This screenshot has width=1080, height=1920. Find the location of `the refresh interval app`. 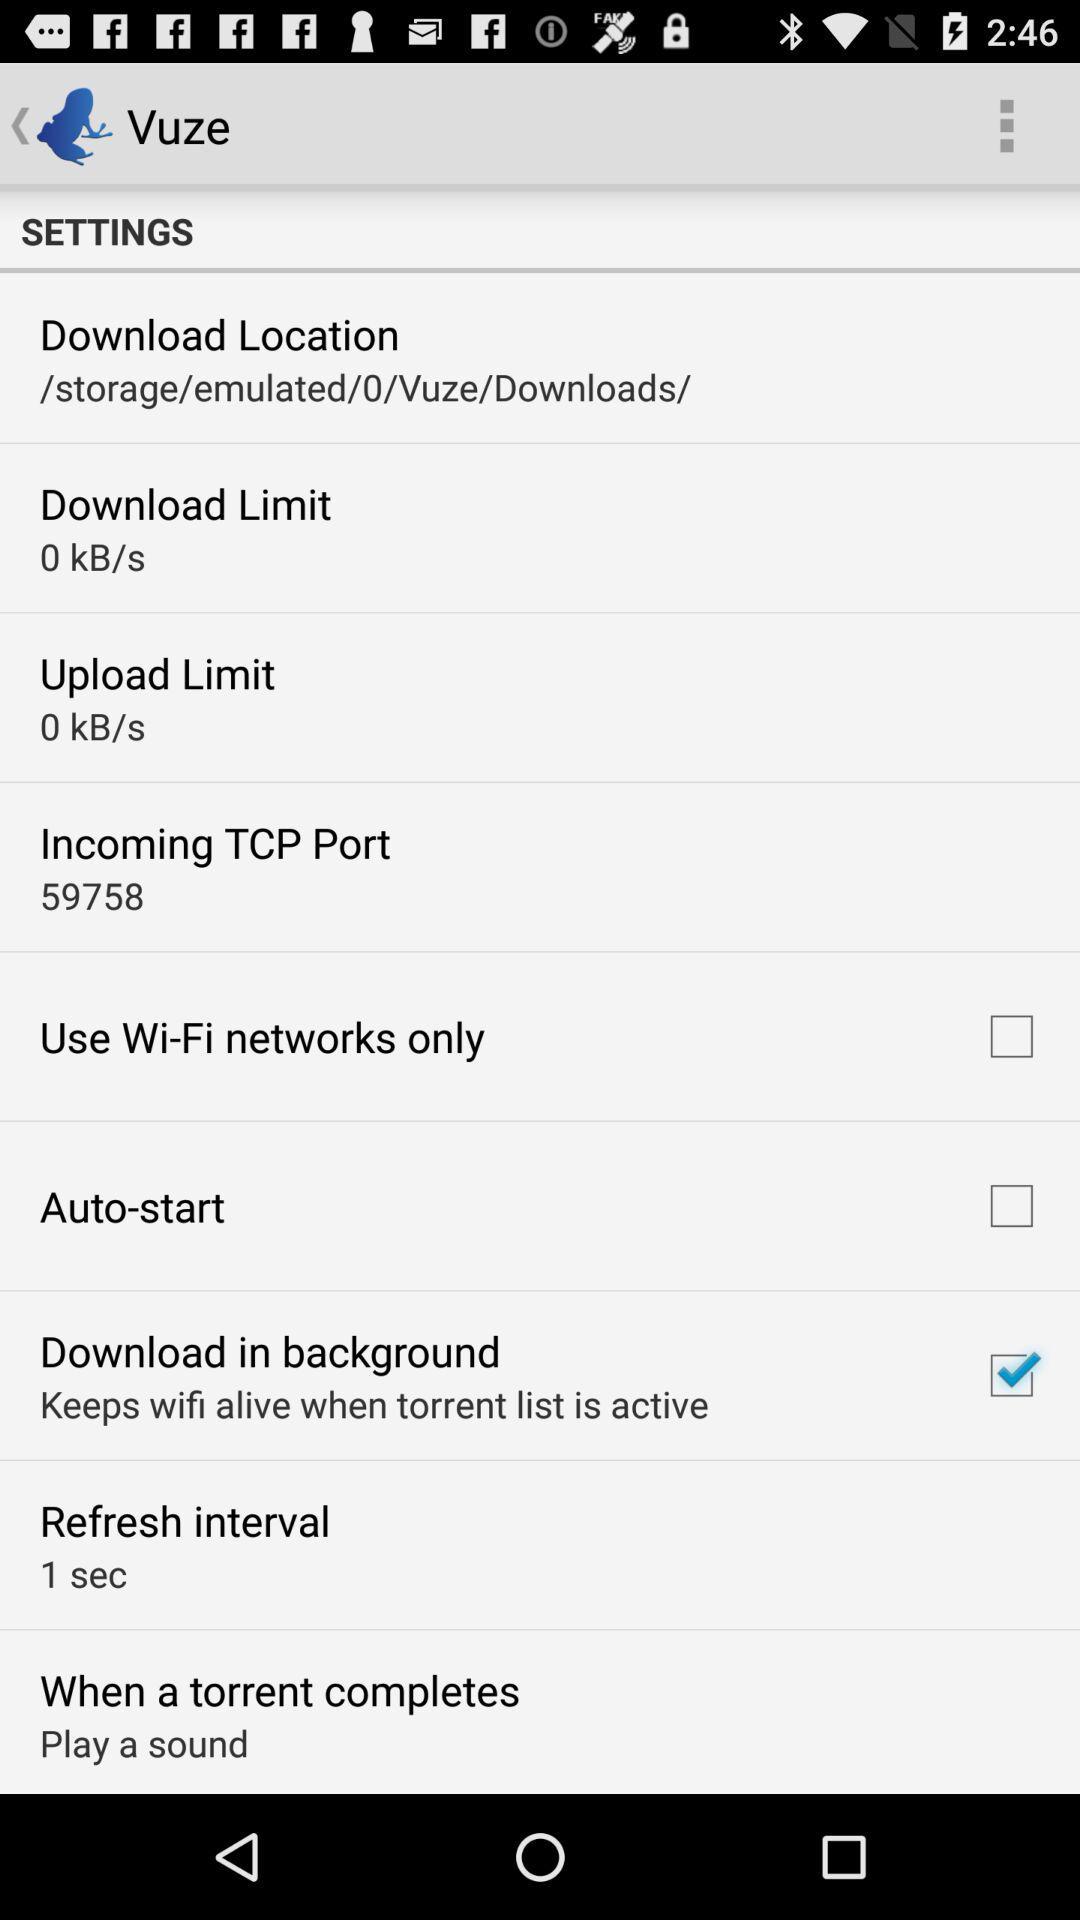

the refresh interval app is located at coordinates (185, 1520).